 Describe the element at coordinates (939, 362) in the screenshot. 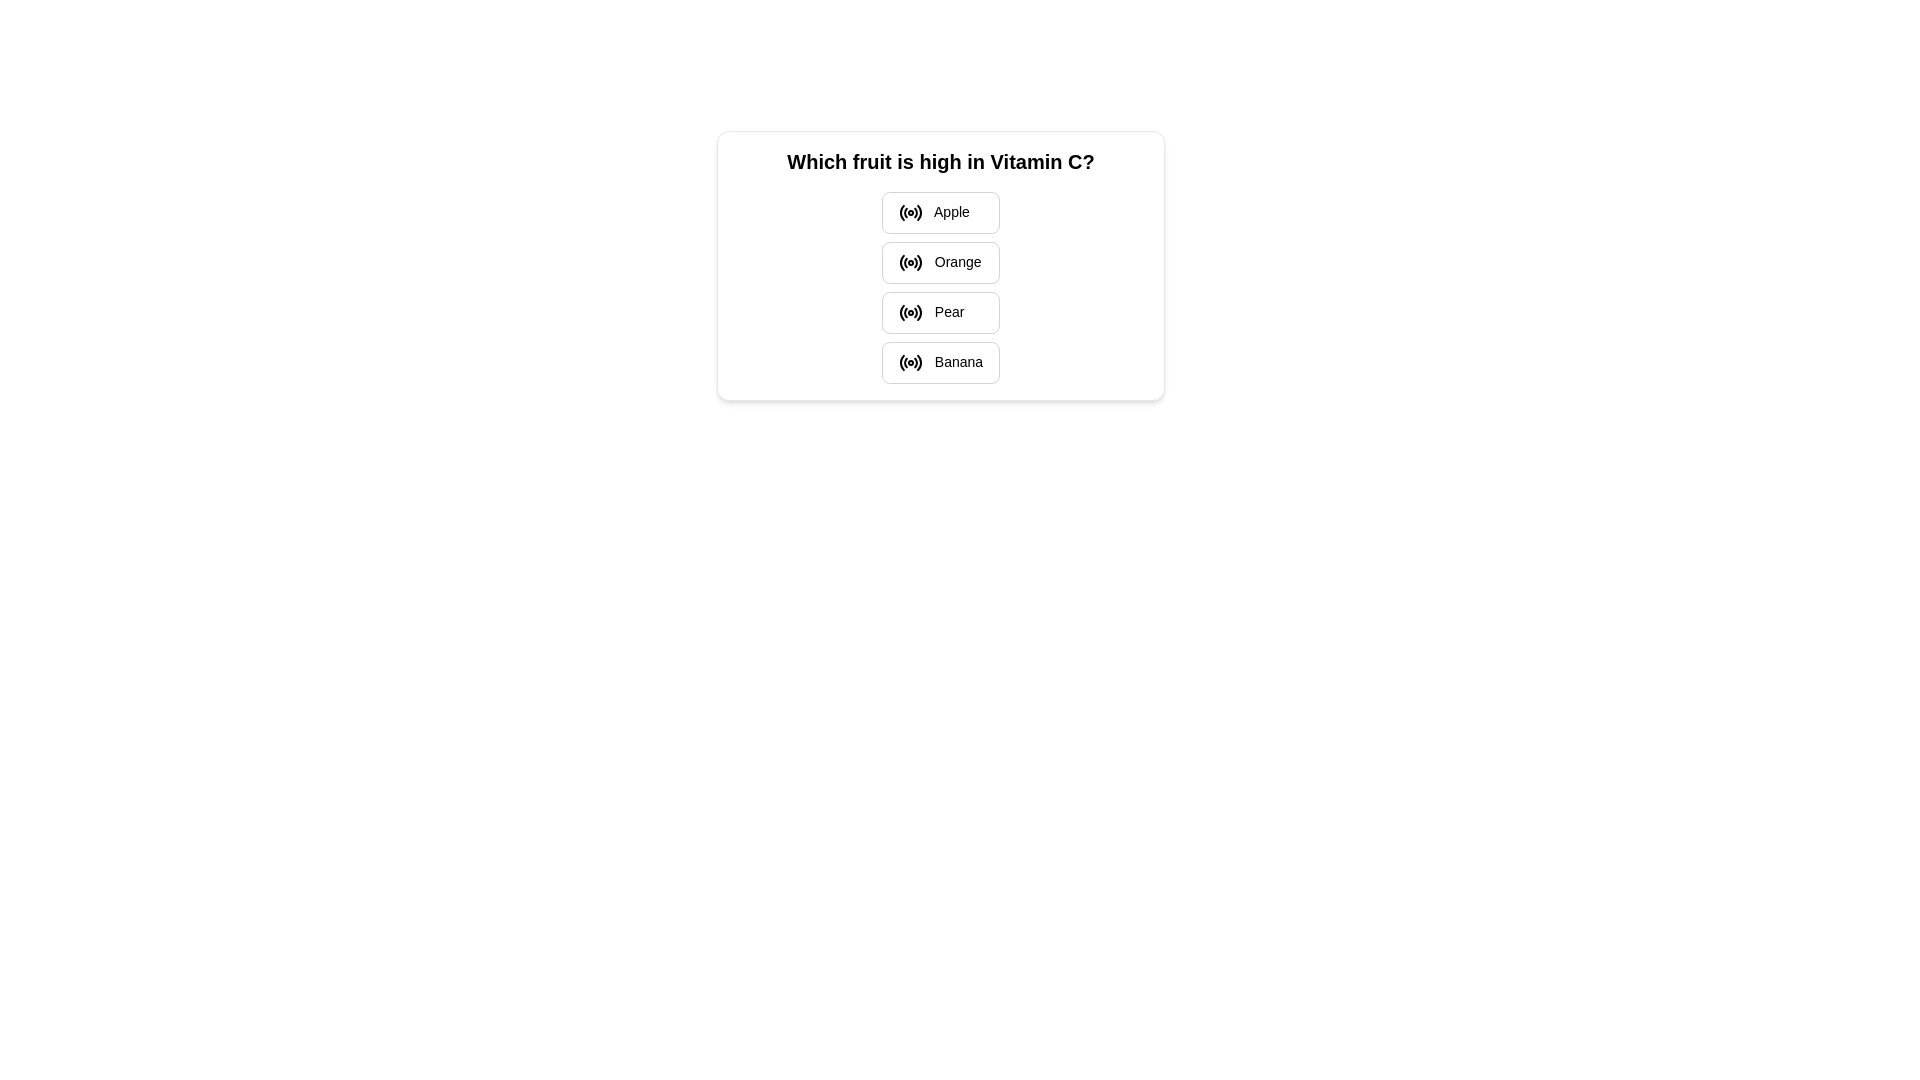

I see `the 'Banana' button with a radio button styled icon` at that location.